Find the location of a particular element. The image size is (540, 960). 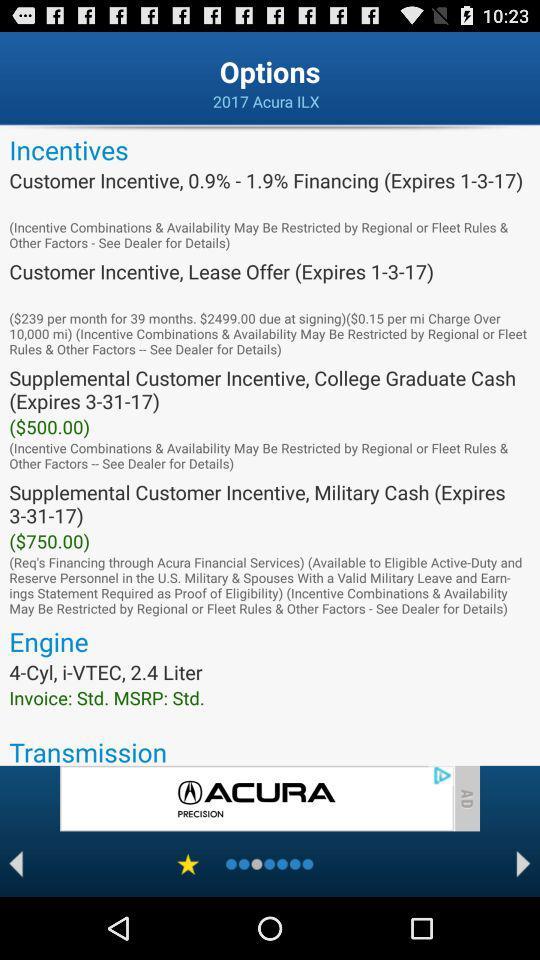

the play icon is located at coordinates (523, 924).